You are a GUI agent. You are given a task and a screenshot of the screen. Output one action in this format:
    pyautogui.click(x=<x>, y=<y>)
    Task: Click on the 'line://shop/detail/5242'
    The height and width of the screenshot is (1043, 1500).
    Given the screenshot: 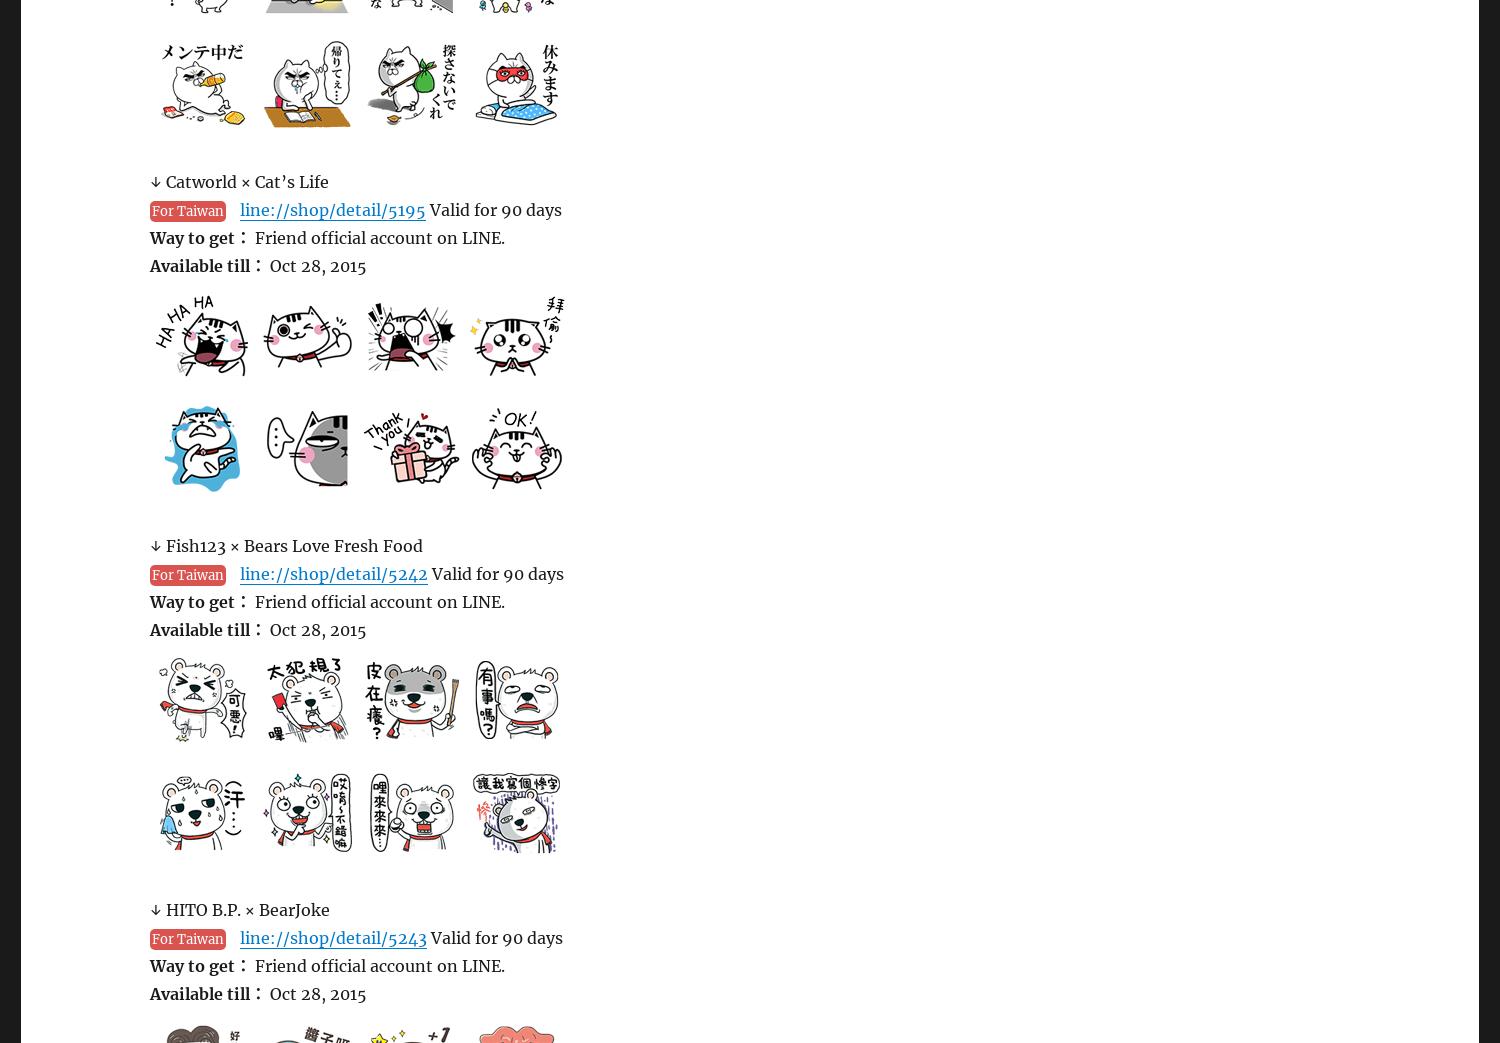 What is the action you would take?
    pyautogui.click(x=333, y=573)
    